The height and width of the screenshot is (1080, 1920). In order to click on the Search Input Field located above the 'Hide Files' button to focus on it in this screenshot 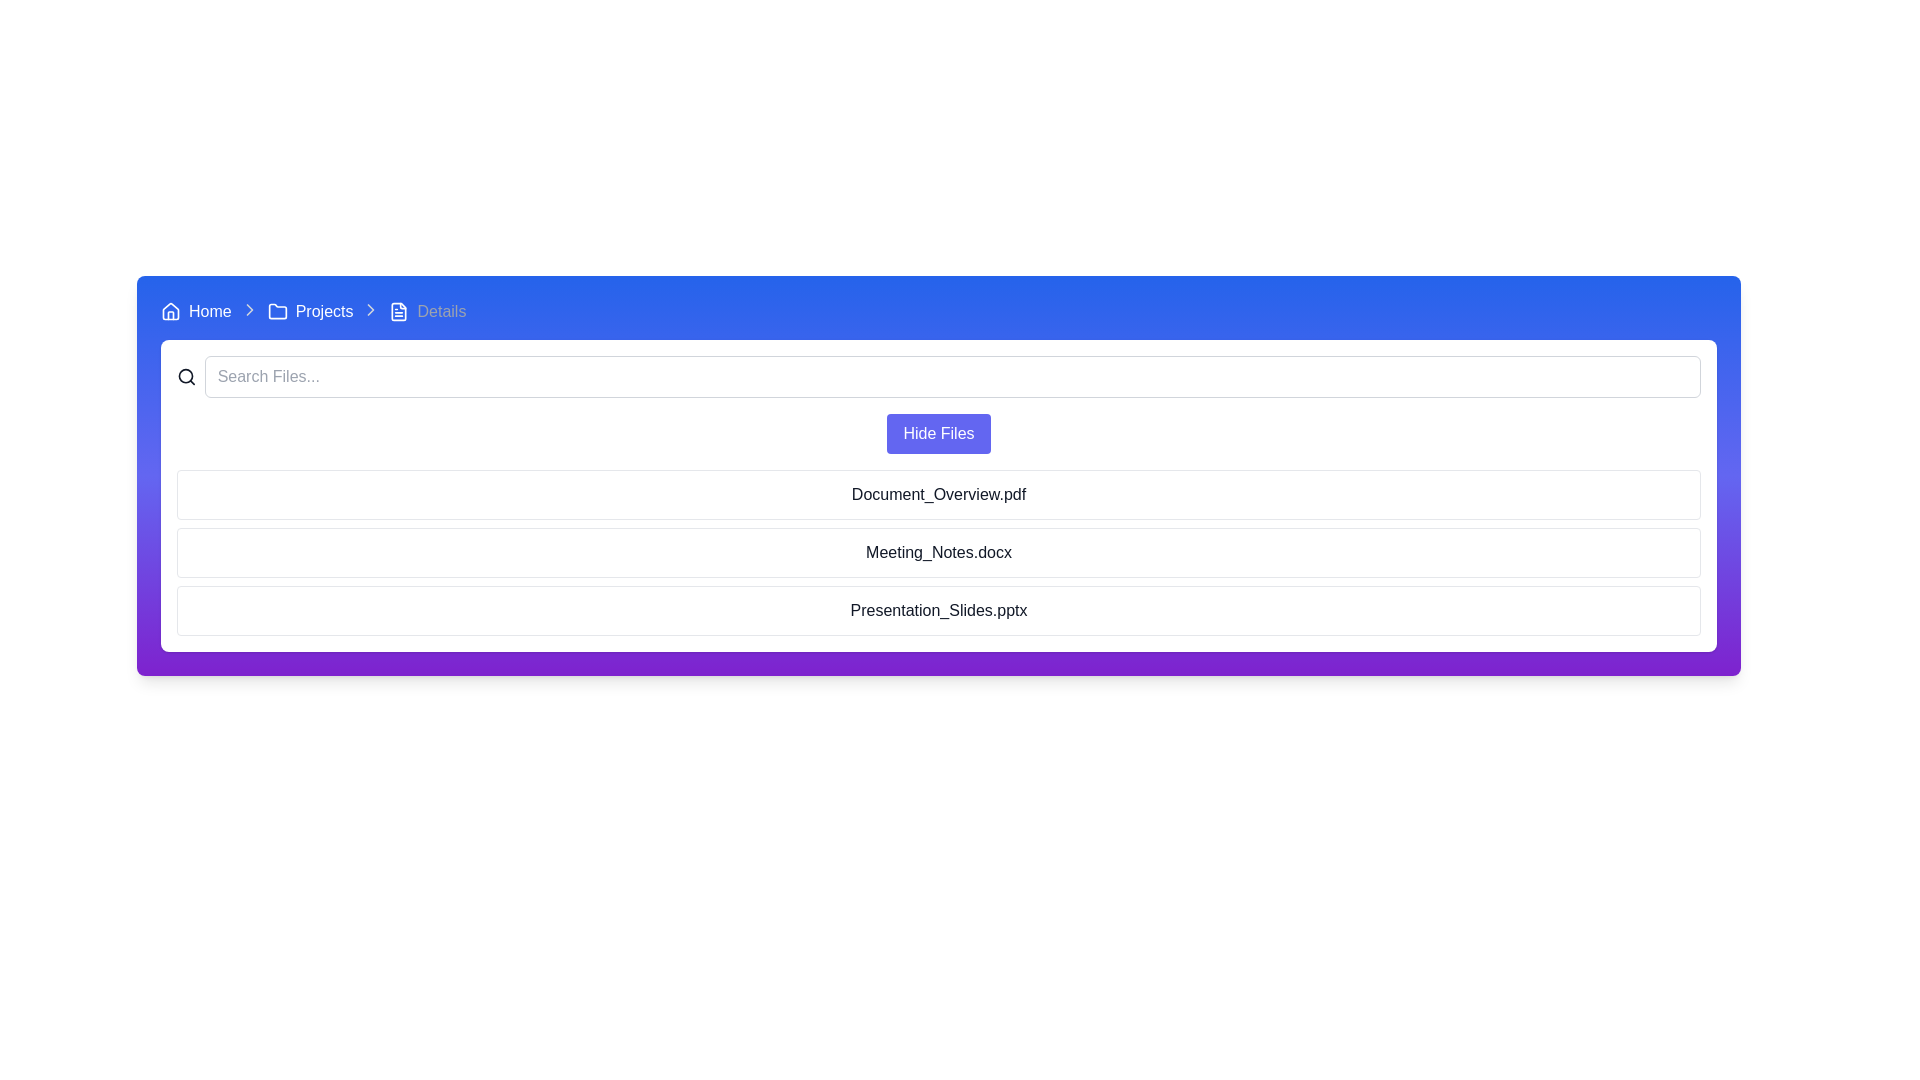, I will do `click(938, 377)`.